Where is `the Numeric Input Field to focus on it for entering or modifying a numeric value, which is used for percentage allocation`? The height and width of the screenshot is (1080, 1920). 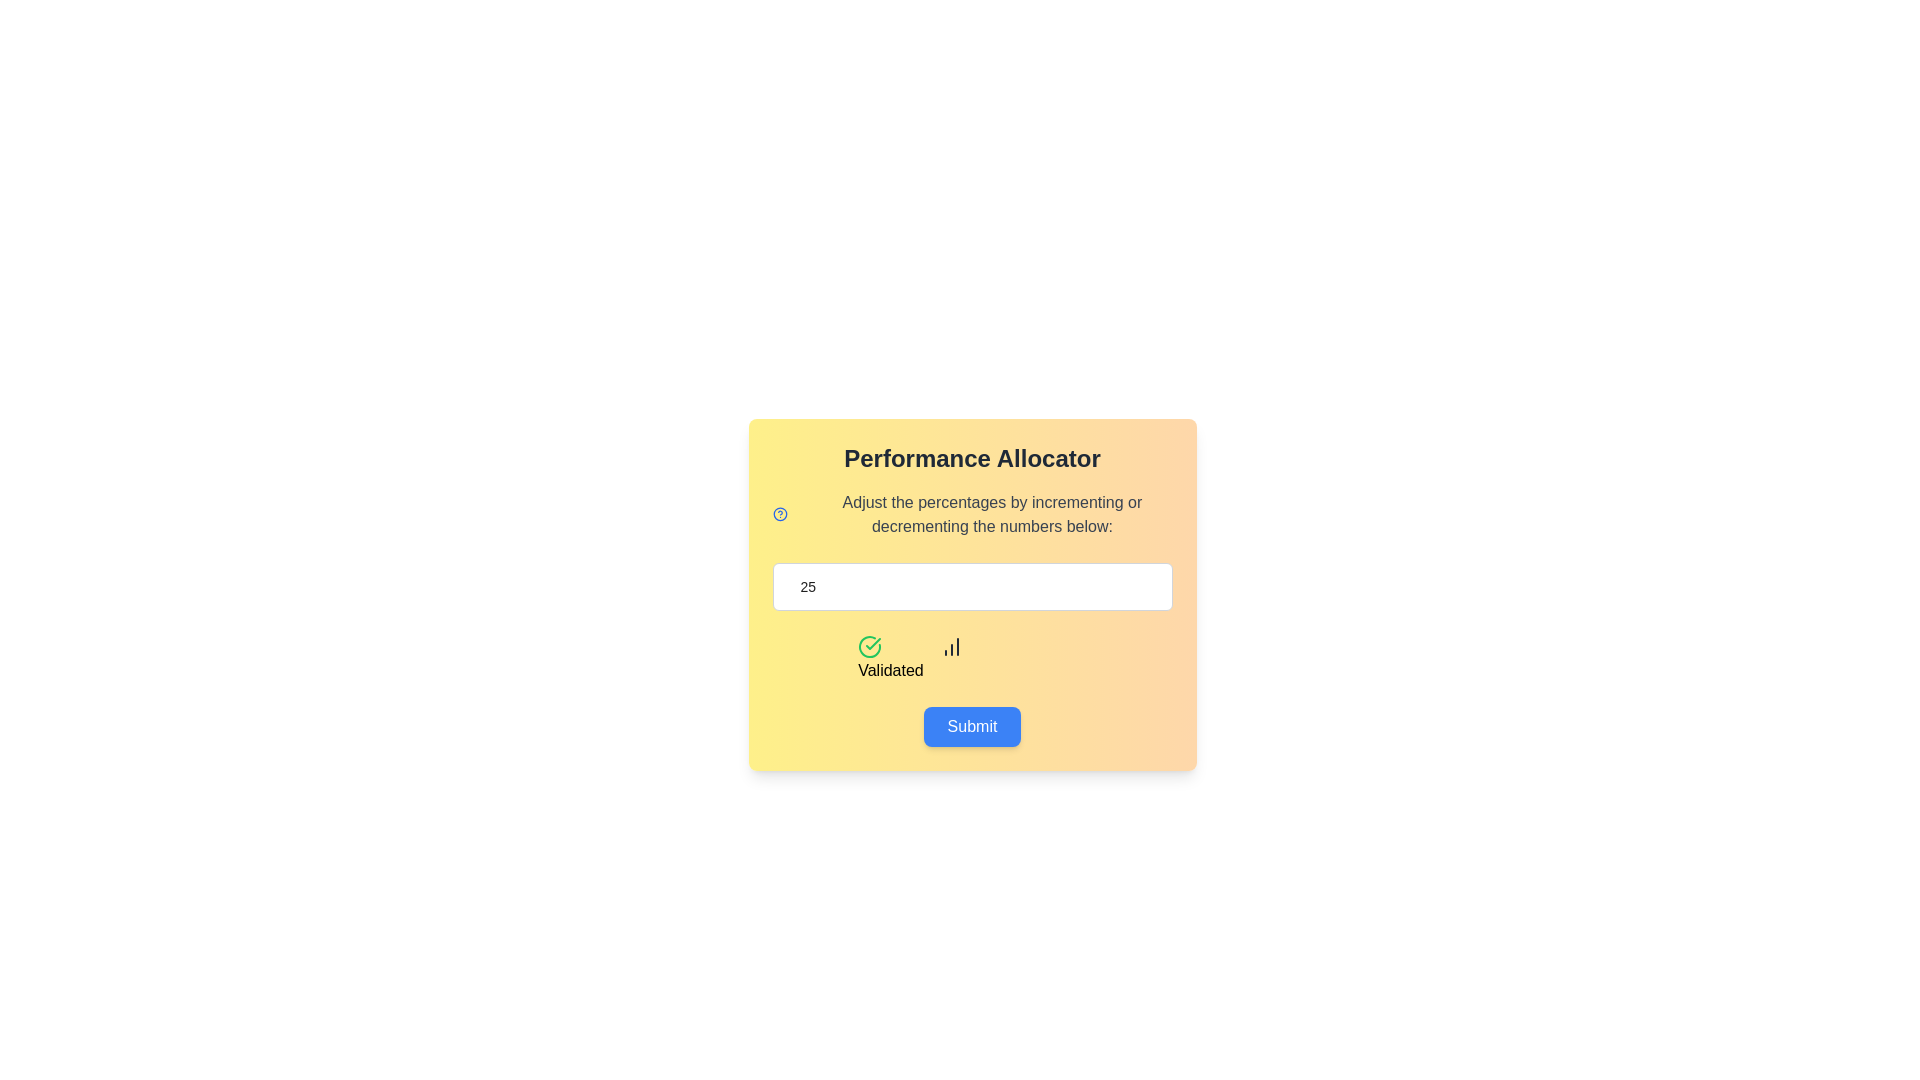 the Numeric Input Field to focus on it for entering or modifying a numeric value, which is used for percentage allocation is located at coordinates (972, 585).